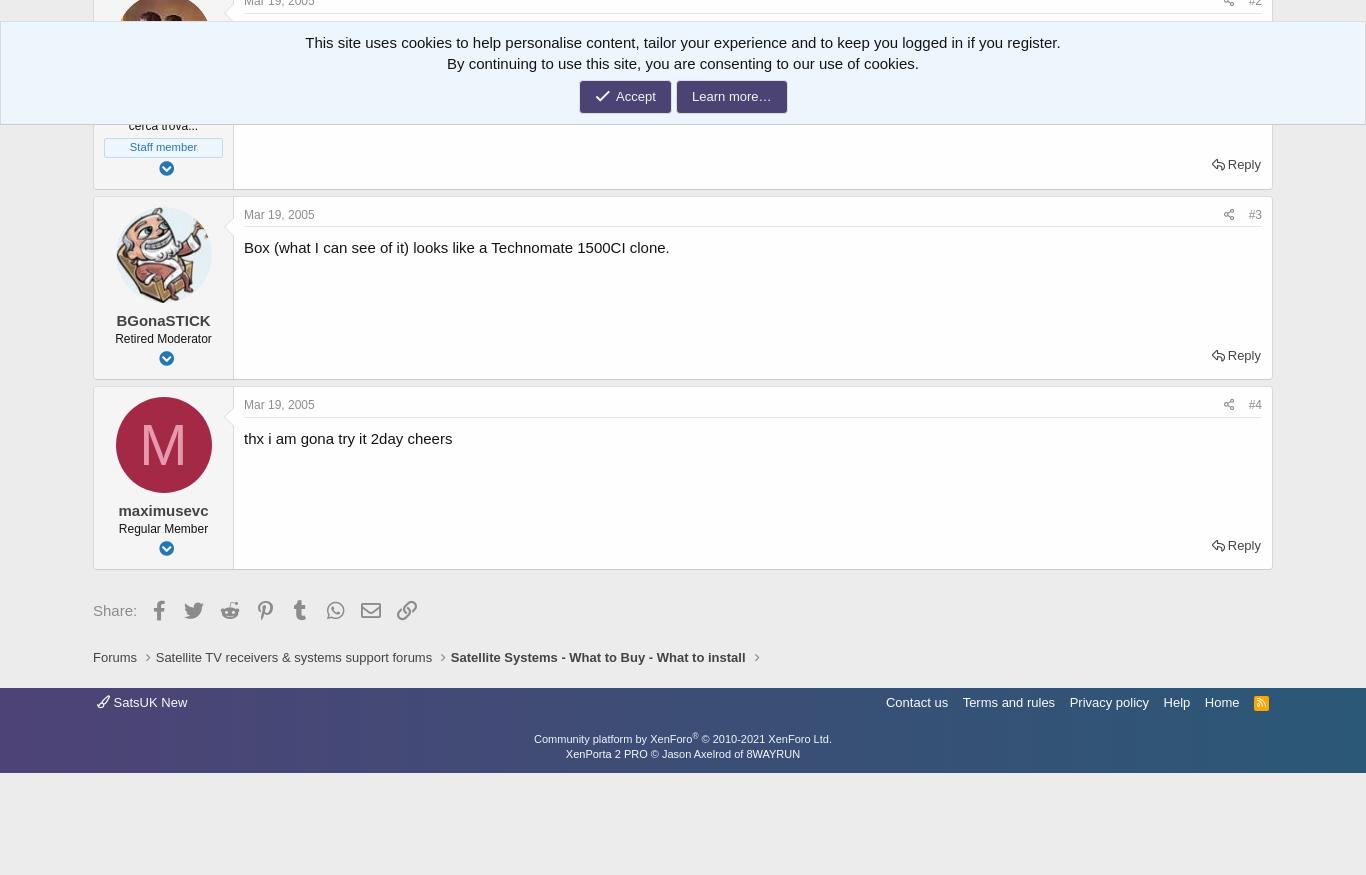  What do you see at coordinates (1221, 701) in the screenshot?
I see `'Home'` at bounding box center [1221, 701].